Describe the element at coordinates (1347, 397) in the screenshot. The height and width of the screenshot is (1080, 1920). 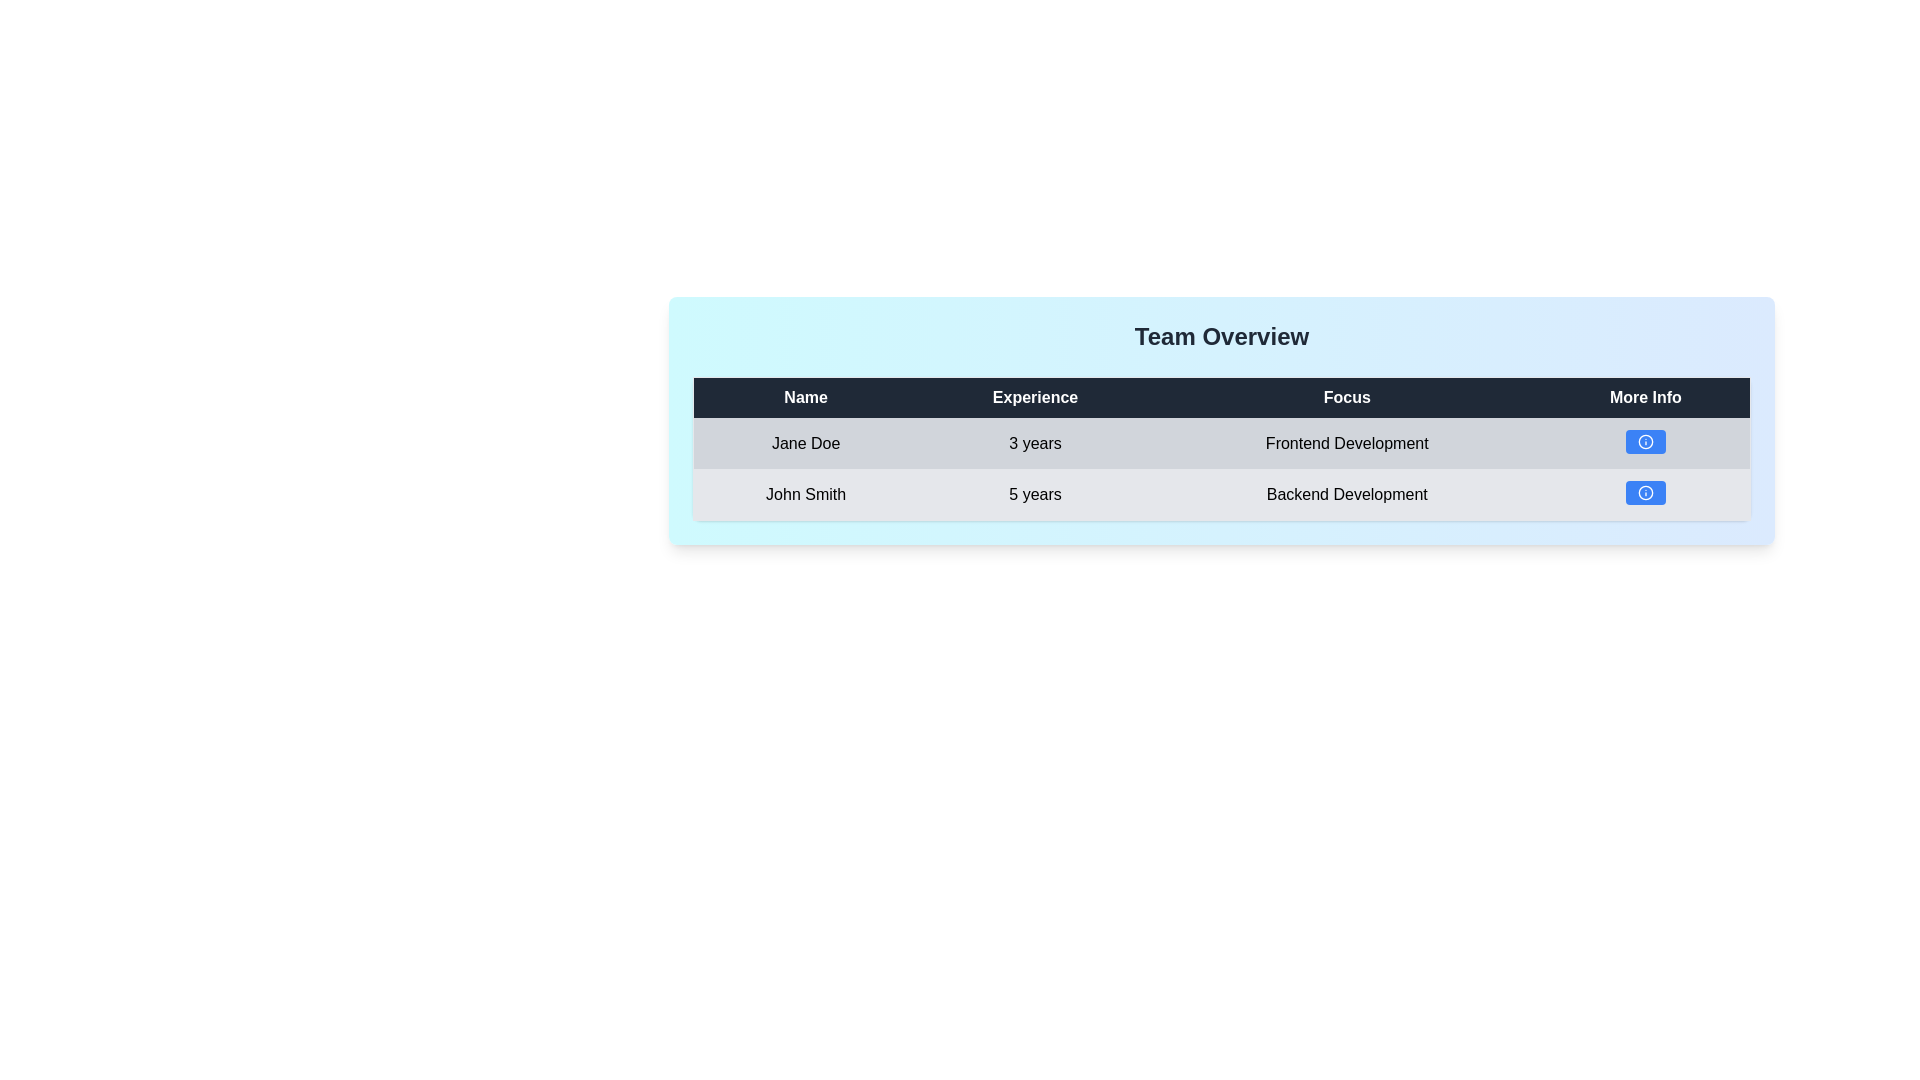
I see `the 'Focus' label, which is the third label in a sequence of four labels in the header row of a table, displaying the text in white on a dark blue background` at that location.